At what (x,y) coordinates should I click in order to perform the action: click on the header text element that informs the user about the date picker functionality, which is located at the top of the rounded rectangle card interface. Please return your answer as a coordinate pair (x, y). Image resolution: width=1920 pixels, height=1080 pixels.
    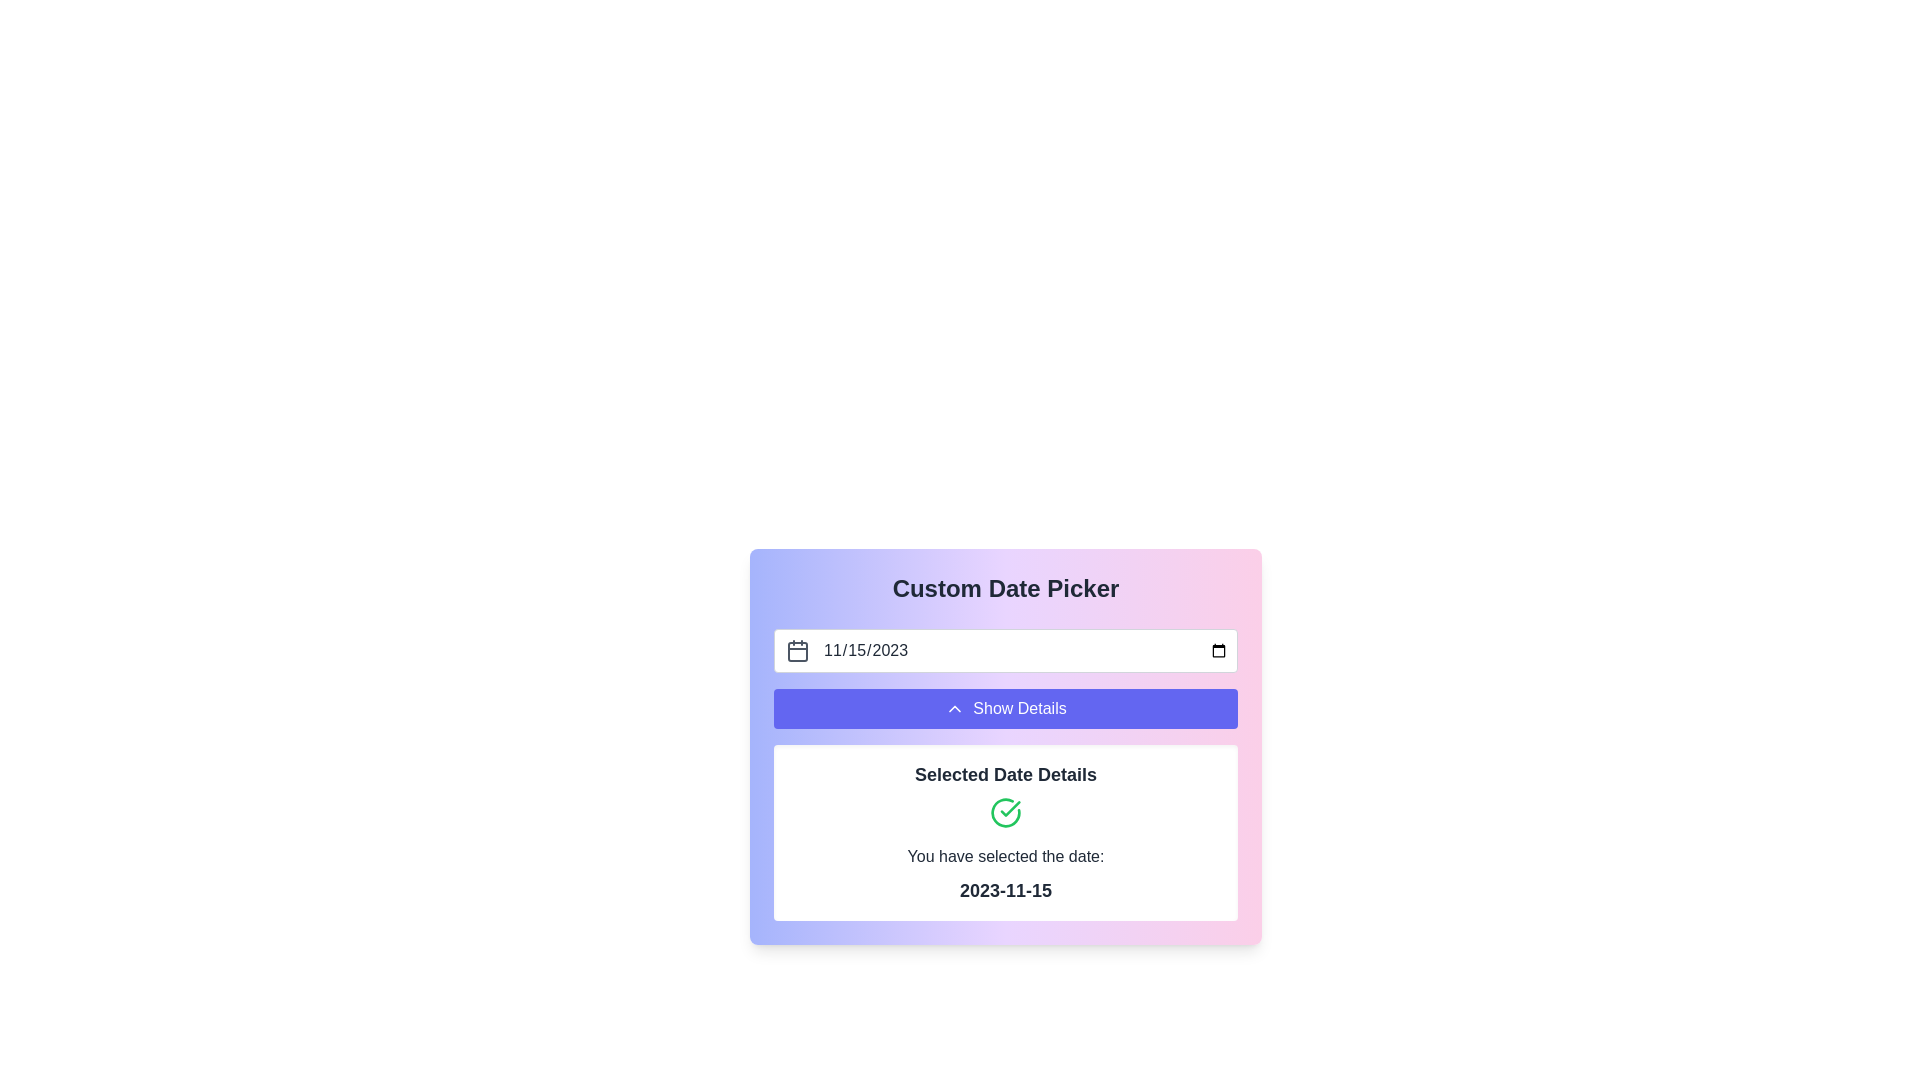
    Looking at the image, I should click on (1006, 588).